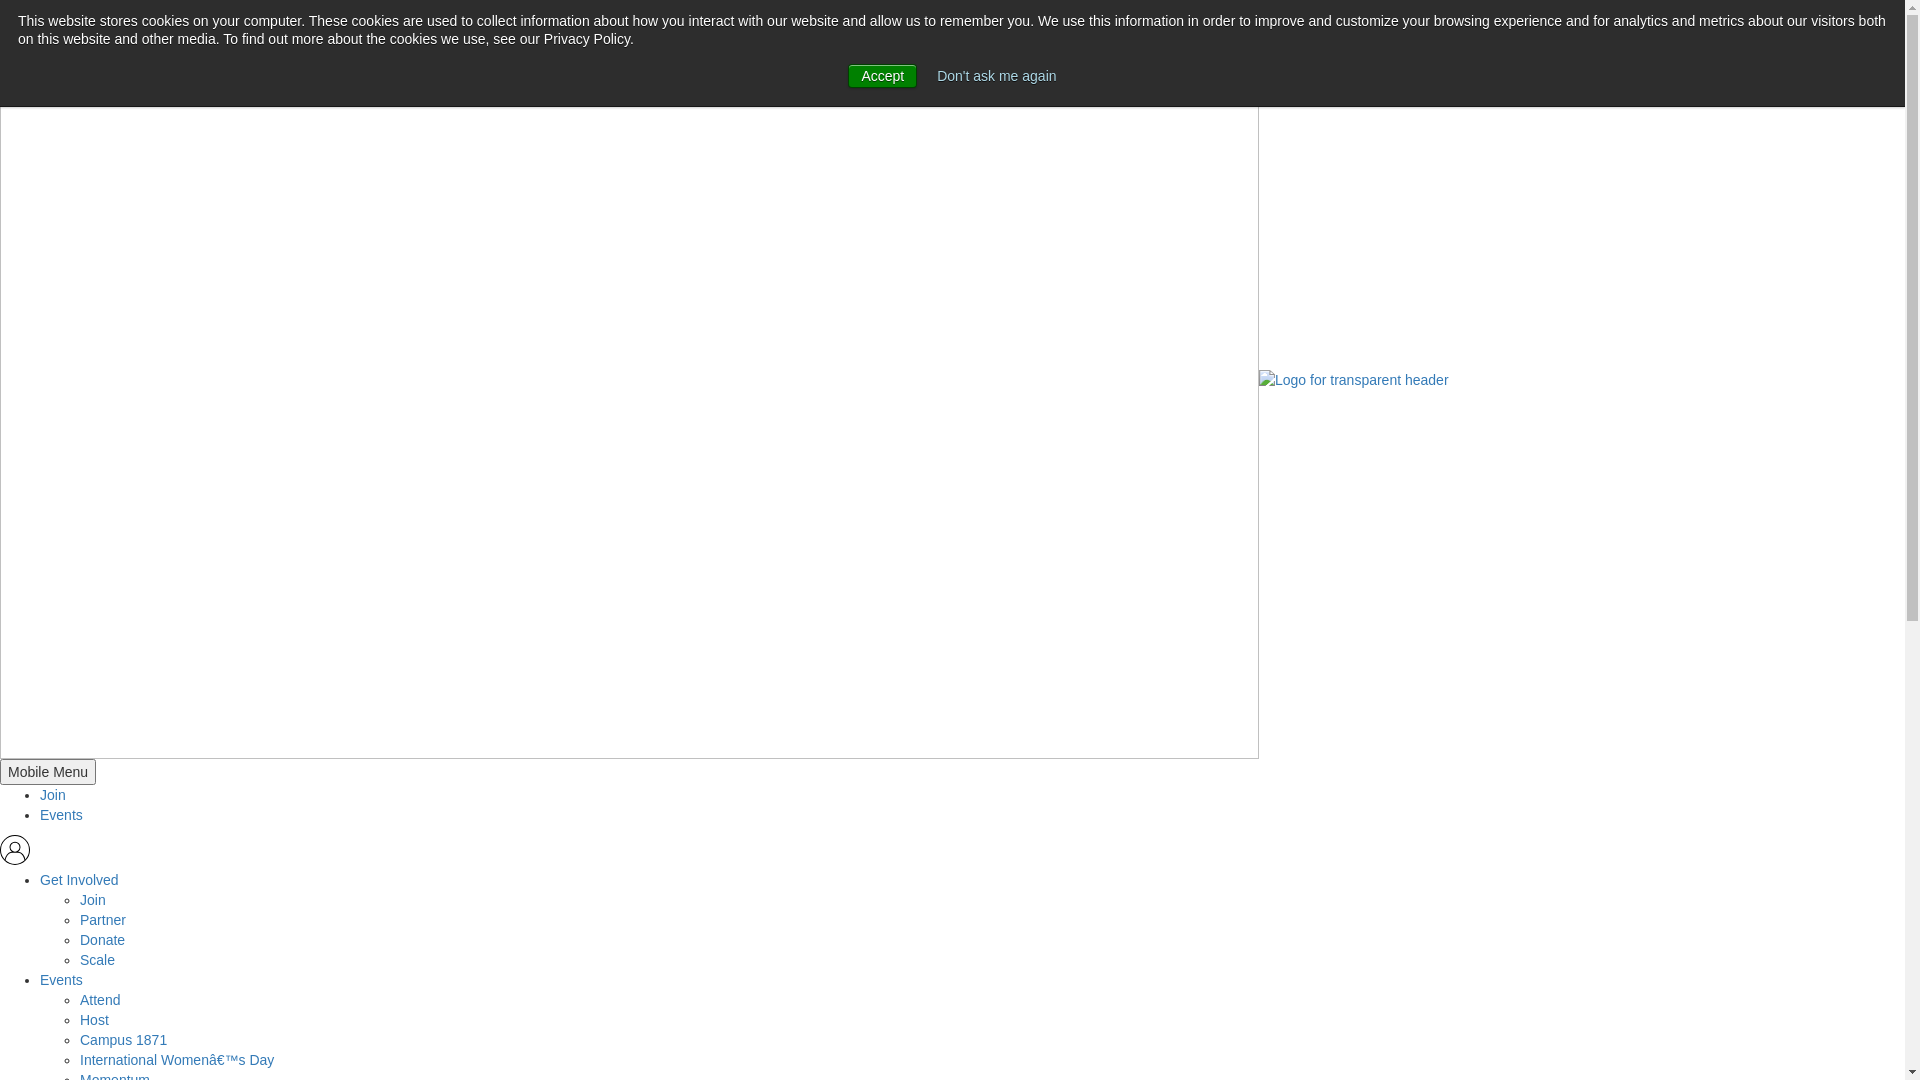 The height and width of the screenshot is (1080, 1920). What do you see at coordinates (996, 75) in the screenshot?
I see `'Don't ask me again'` at bounding box center [996, 75].